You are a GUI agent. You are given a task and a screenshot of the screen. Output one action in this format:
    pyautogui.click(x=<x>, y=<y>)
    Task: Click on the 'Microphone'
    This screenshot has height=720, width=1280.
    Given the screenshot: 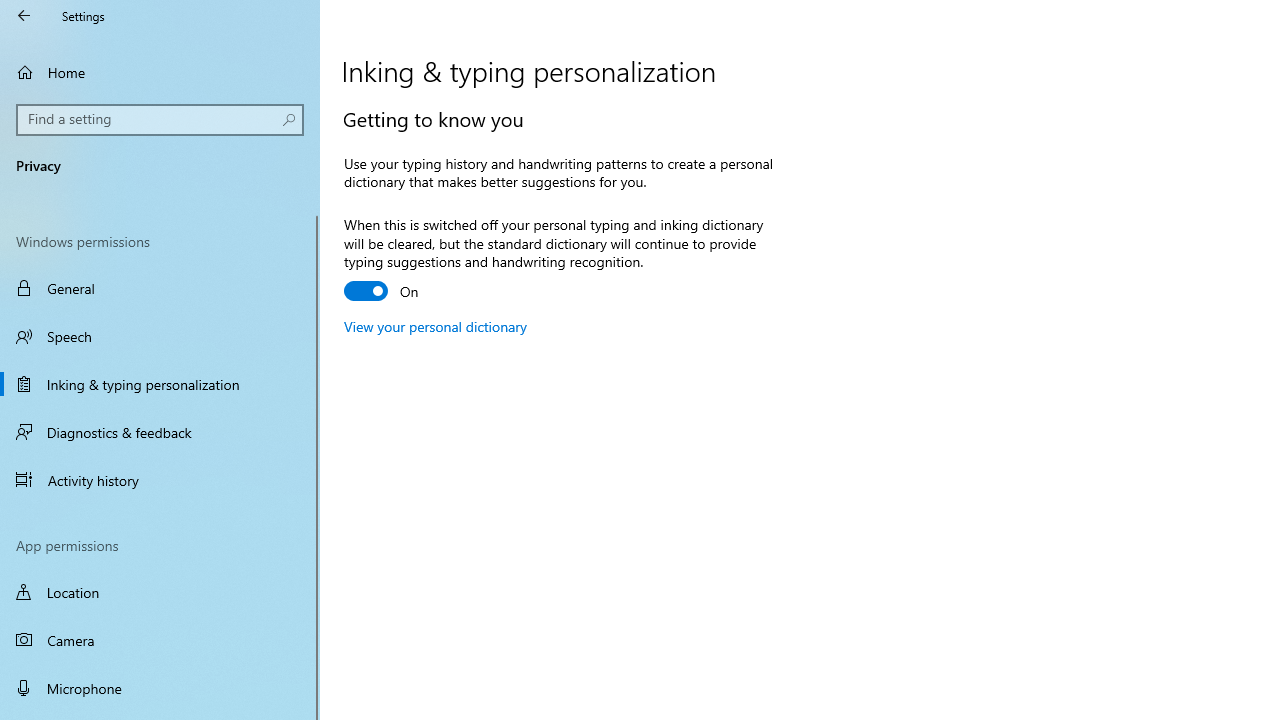 What is the action you would take?
    pyautogui.click(x=160, y=686)
    